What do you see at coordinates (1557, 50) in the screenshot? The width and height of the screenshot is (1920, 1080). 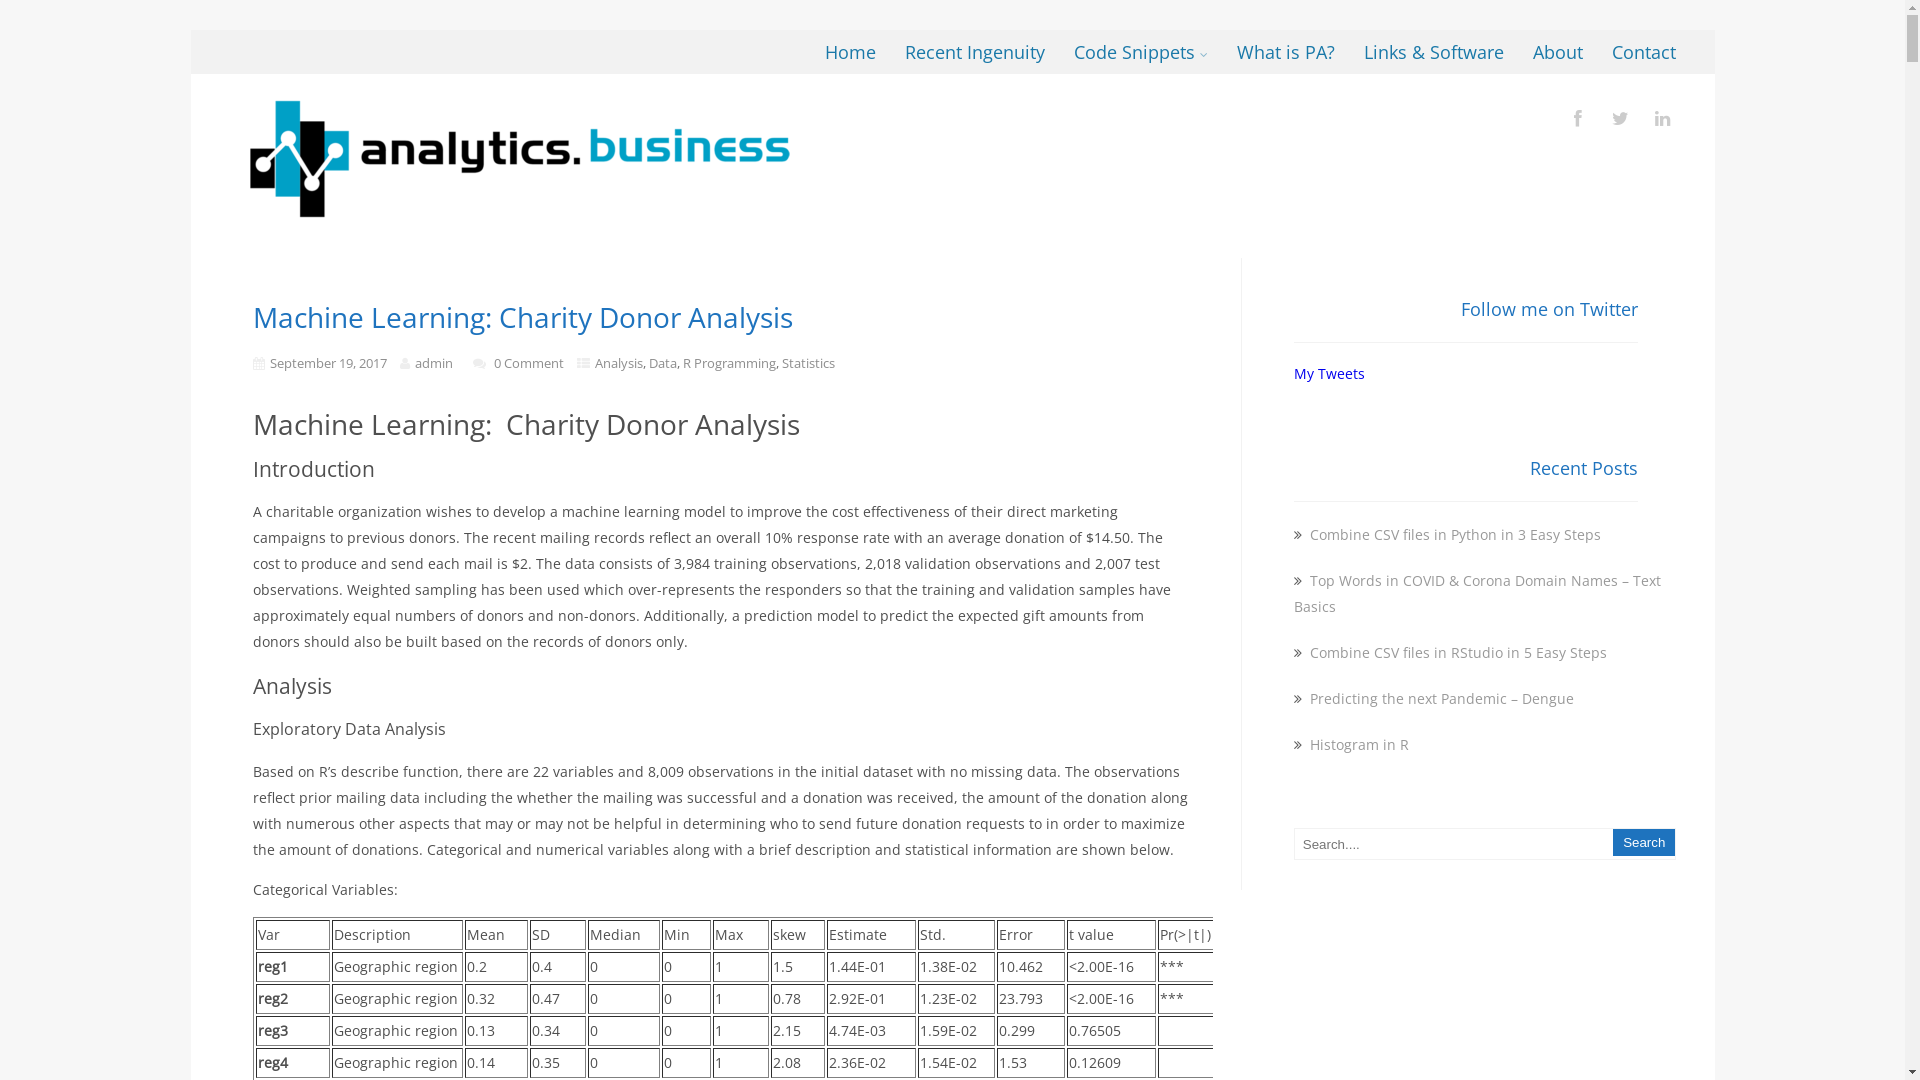 I see `'About'` at bounding box center [1557, 50].